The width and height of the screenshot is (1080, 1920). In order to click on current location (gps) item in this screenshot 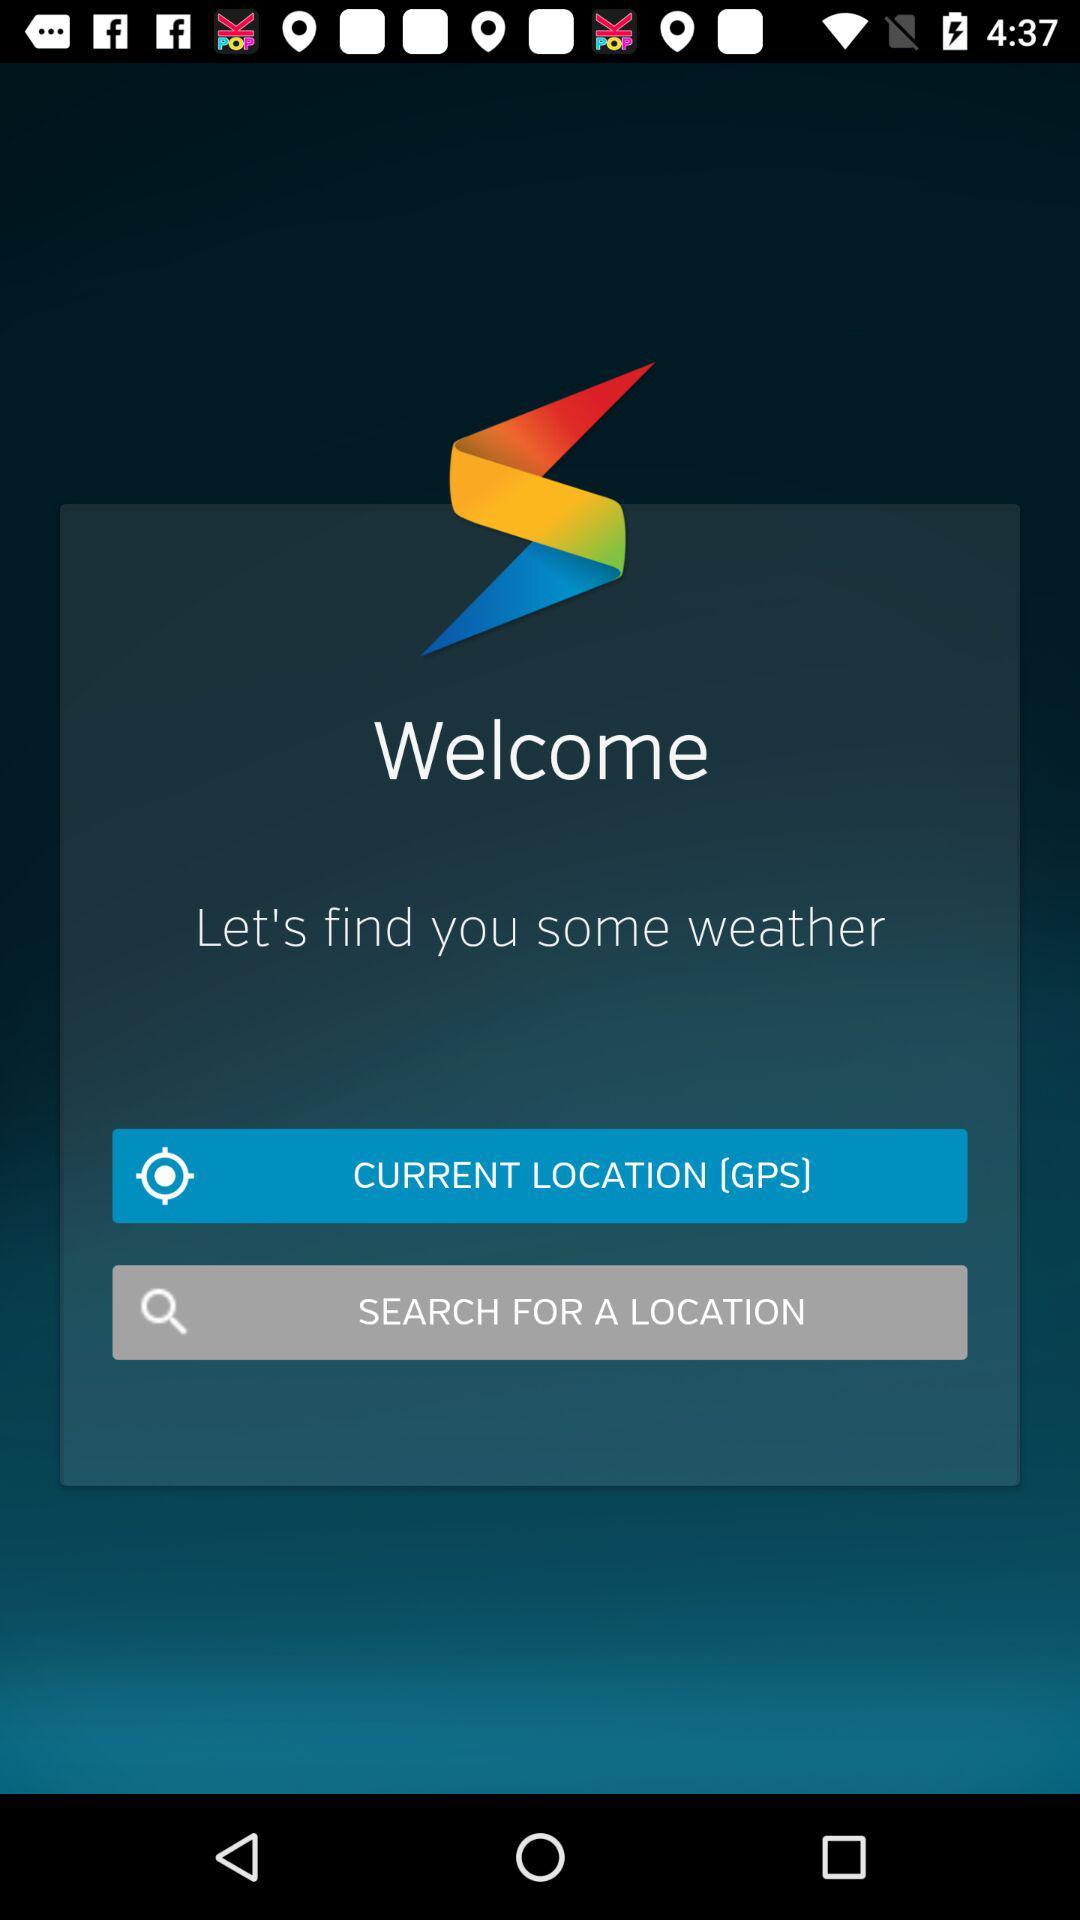, I will do `click(540, 1176)`.